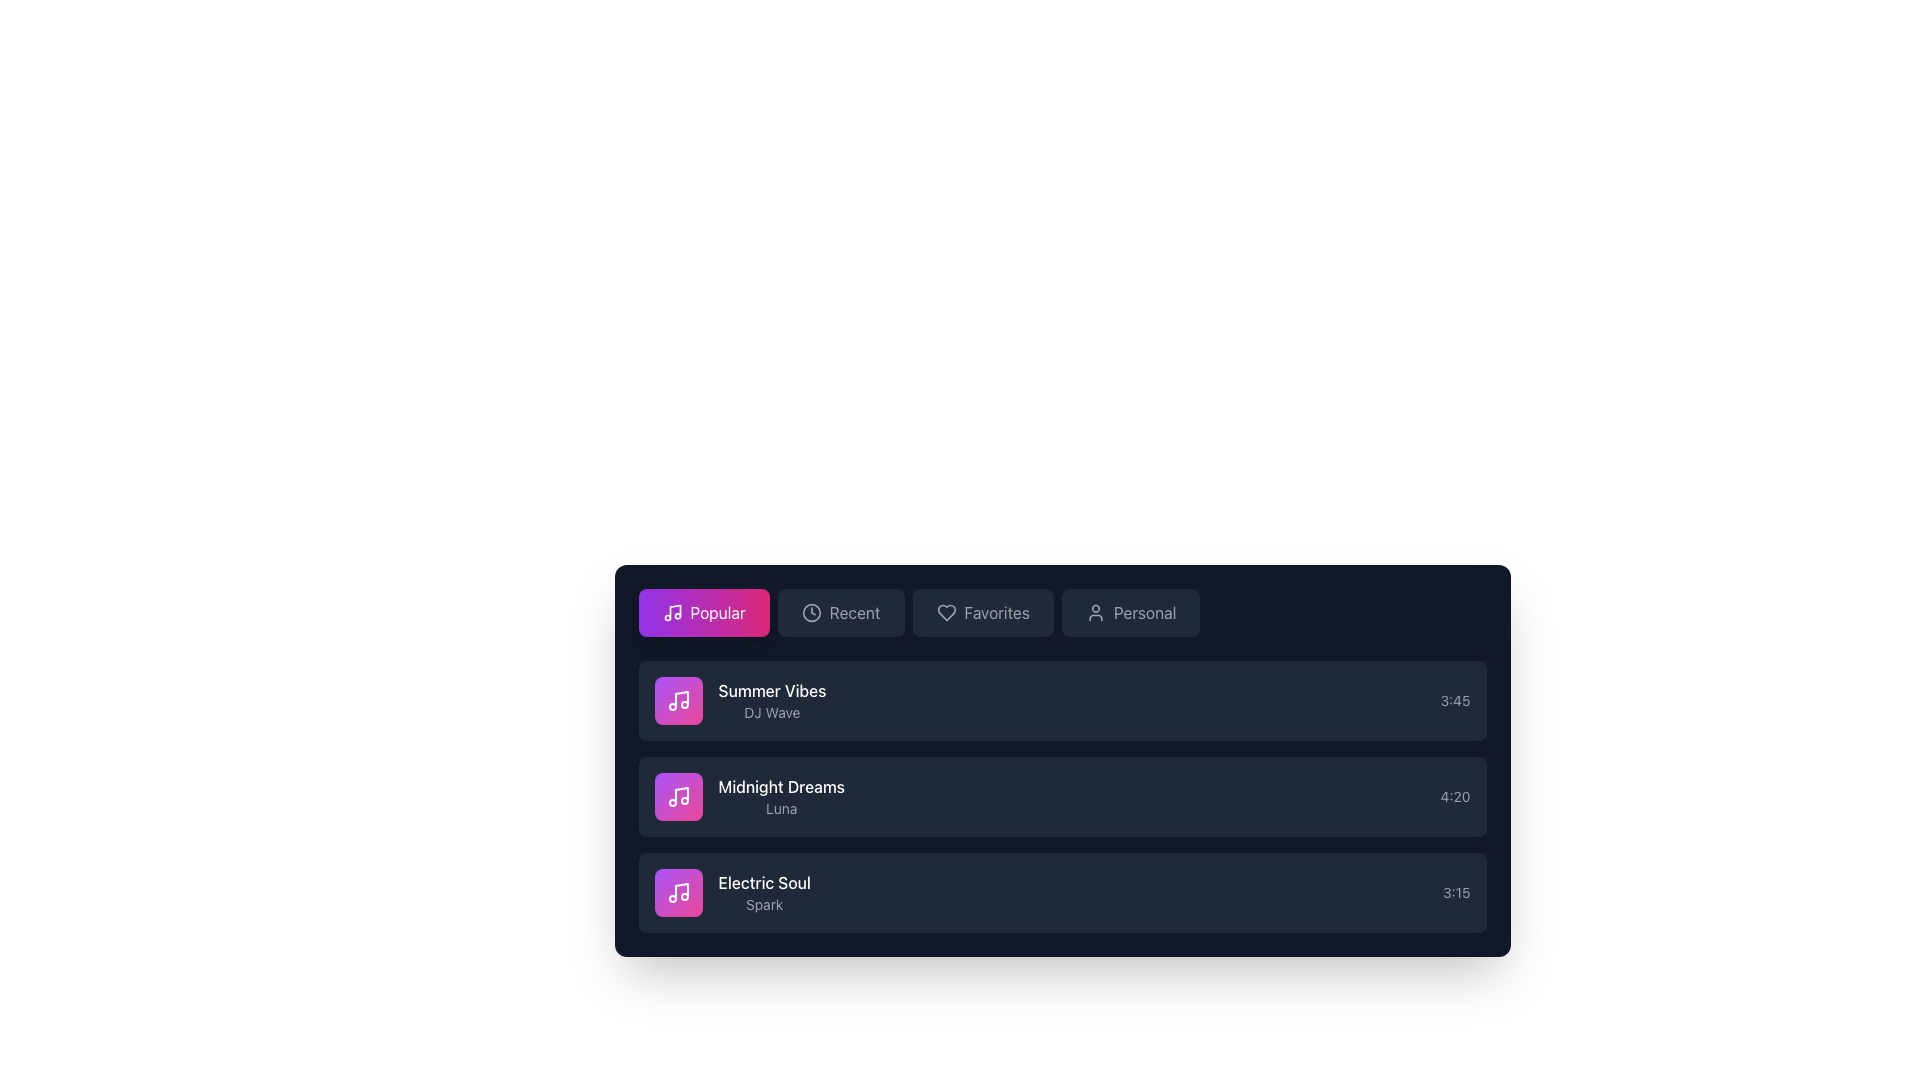 The image size is (1920, 1080). What do you see at coordinates (672, 612) in the screenshot?
I see `the musical note icon located within the 'Popular' navigation button in the music interface` at bounding box center [672, 612].